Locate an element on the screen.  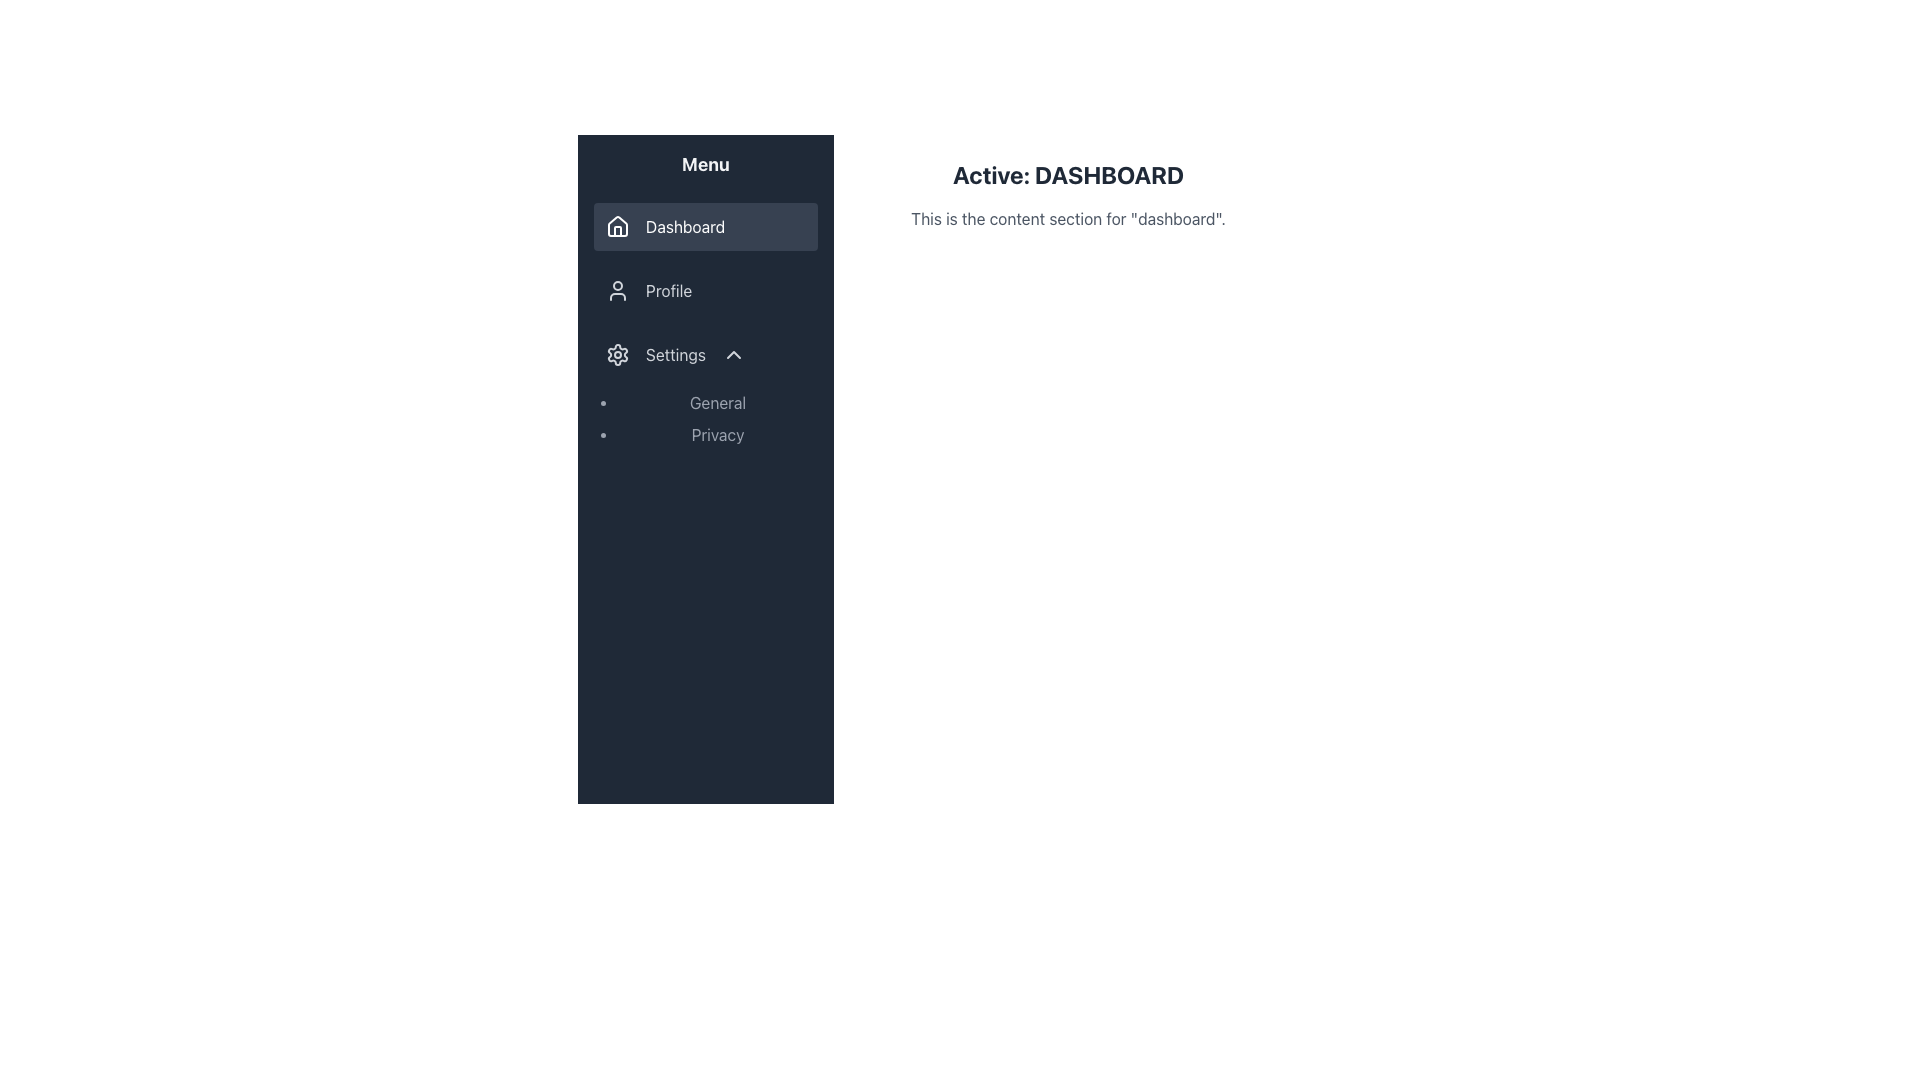
the chevron button located to the right of the 'Settings' label in the navigation menu is located at coordinates (732, 353).